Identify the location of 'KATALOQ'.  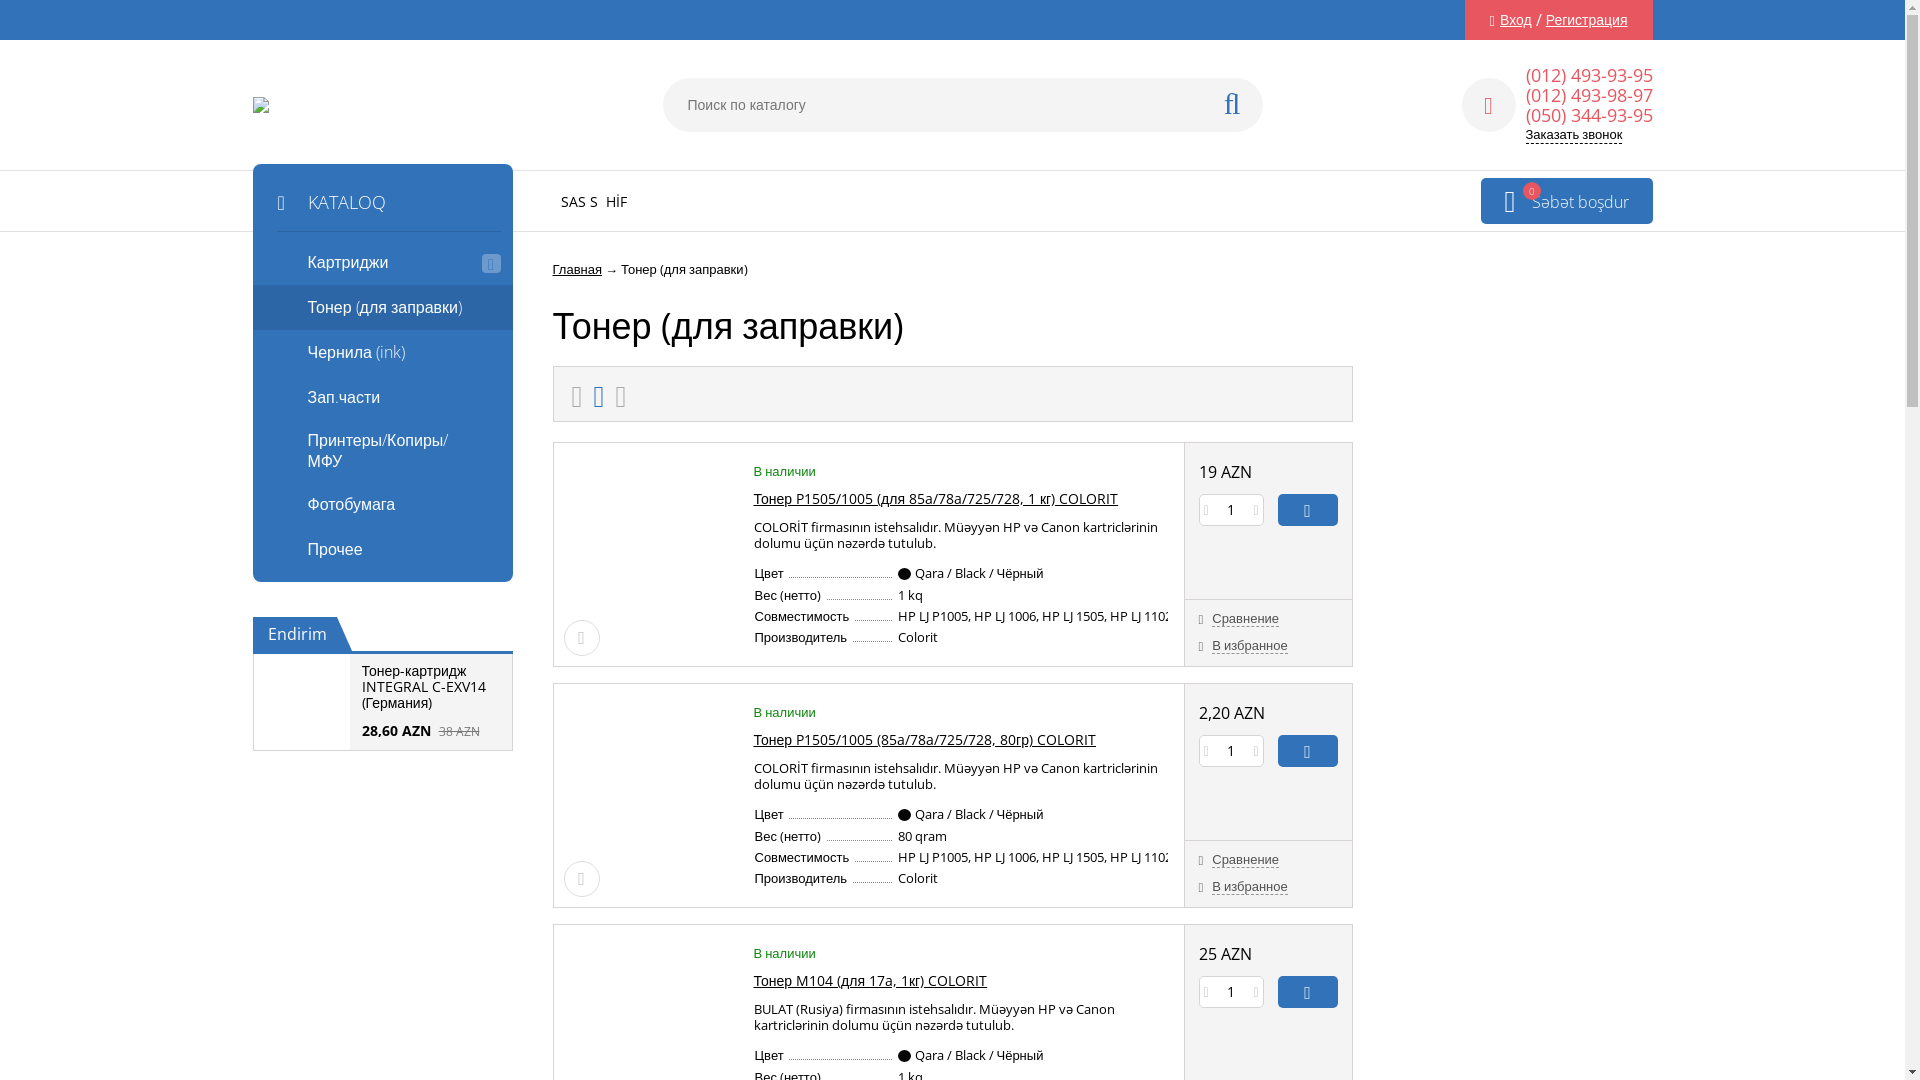
(382, 197).